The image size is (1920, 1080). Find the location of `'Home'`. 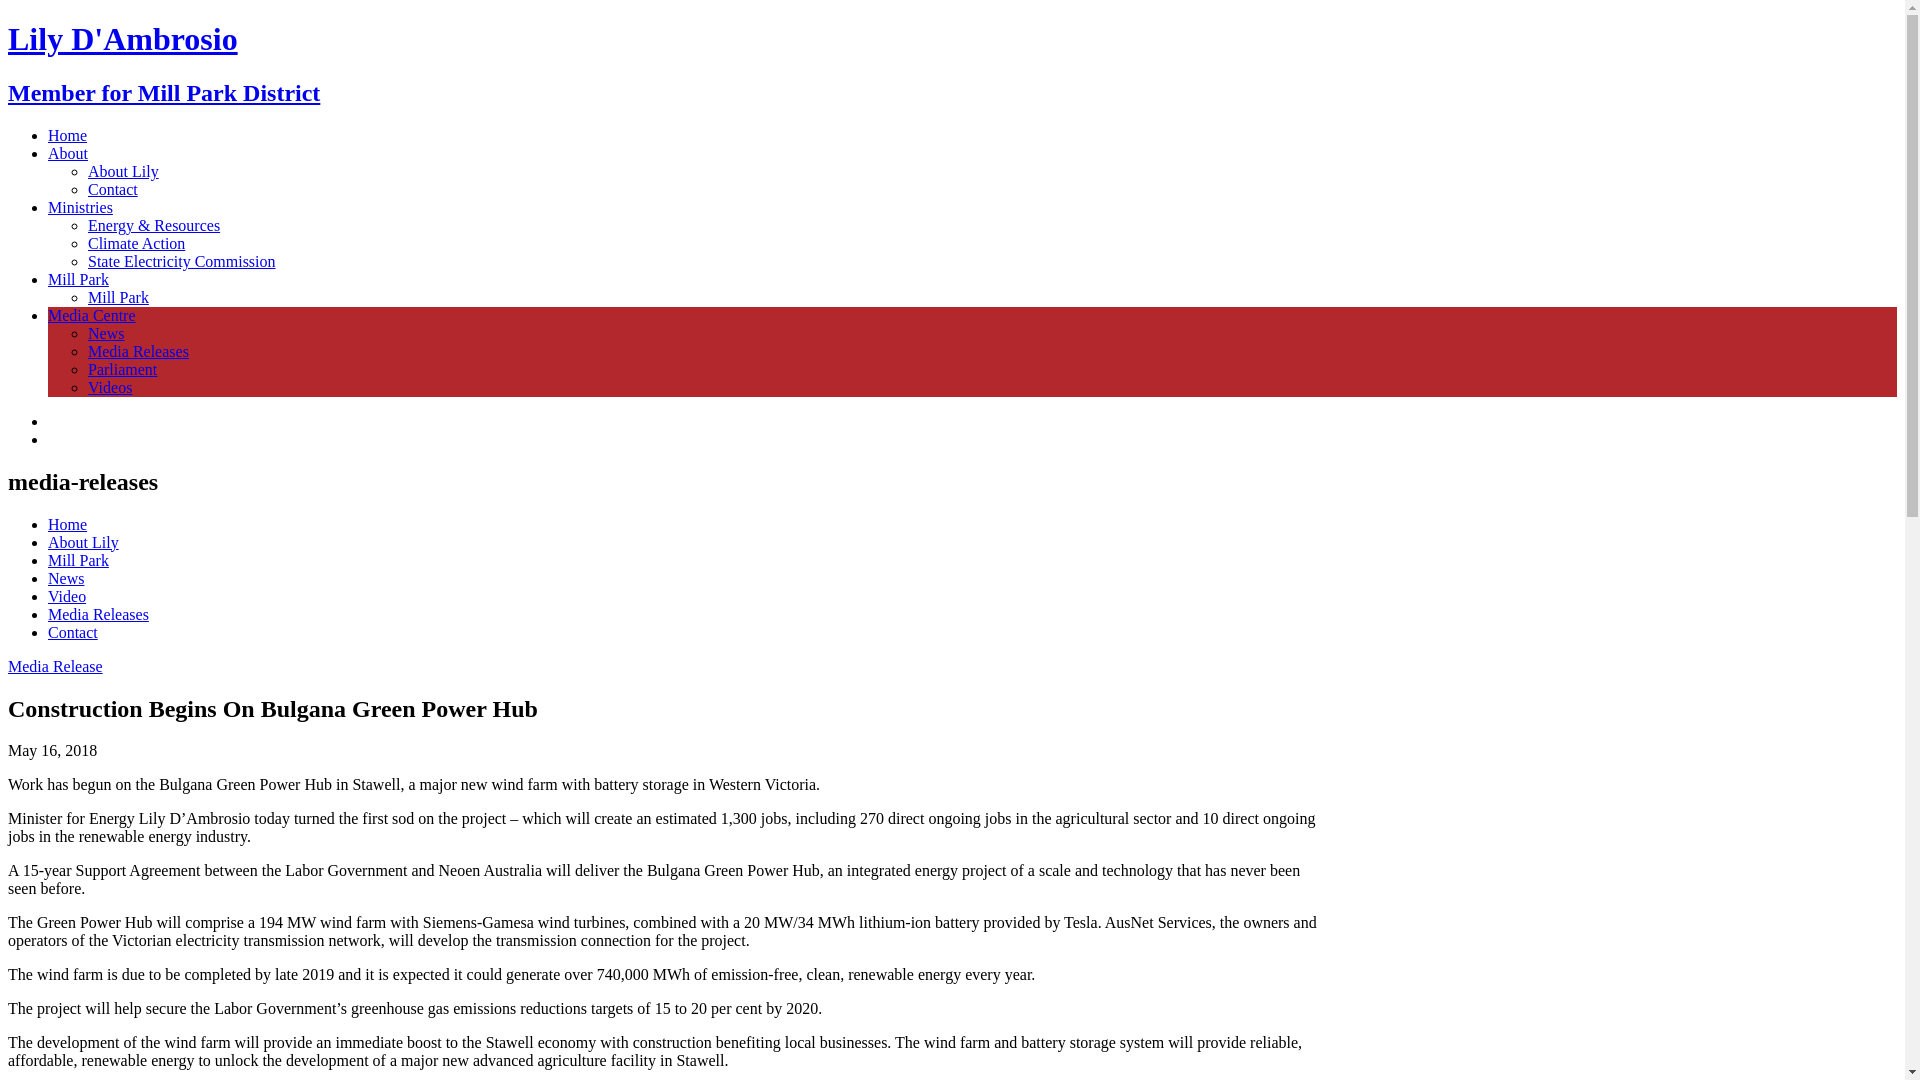

'Home' is located at coordinates (67, 523).